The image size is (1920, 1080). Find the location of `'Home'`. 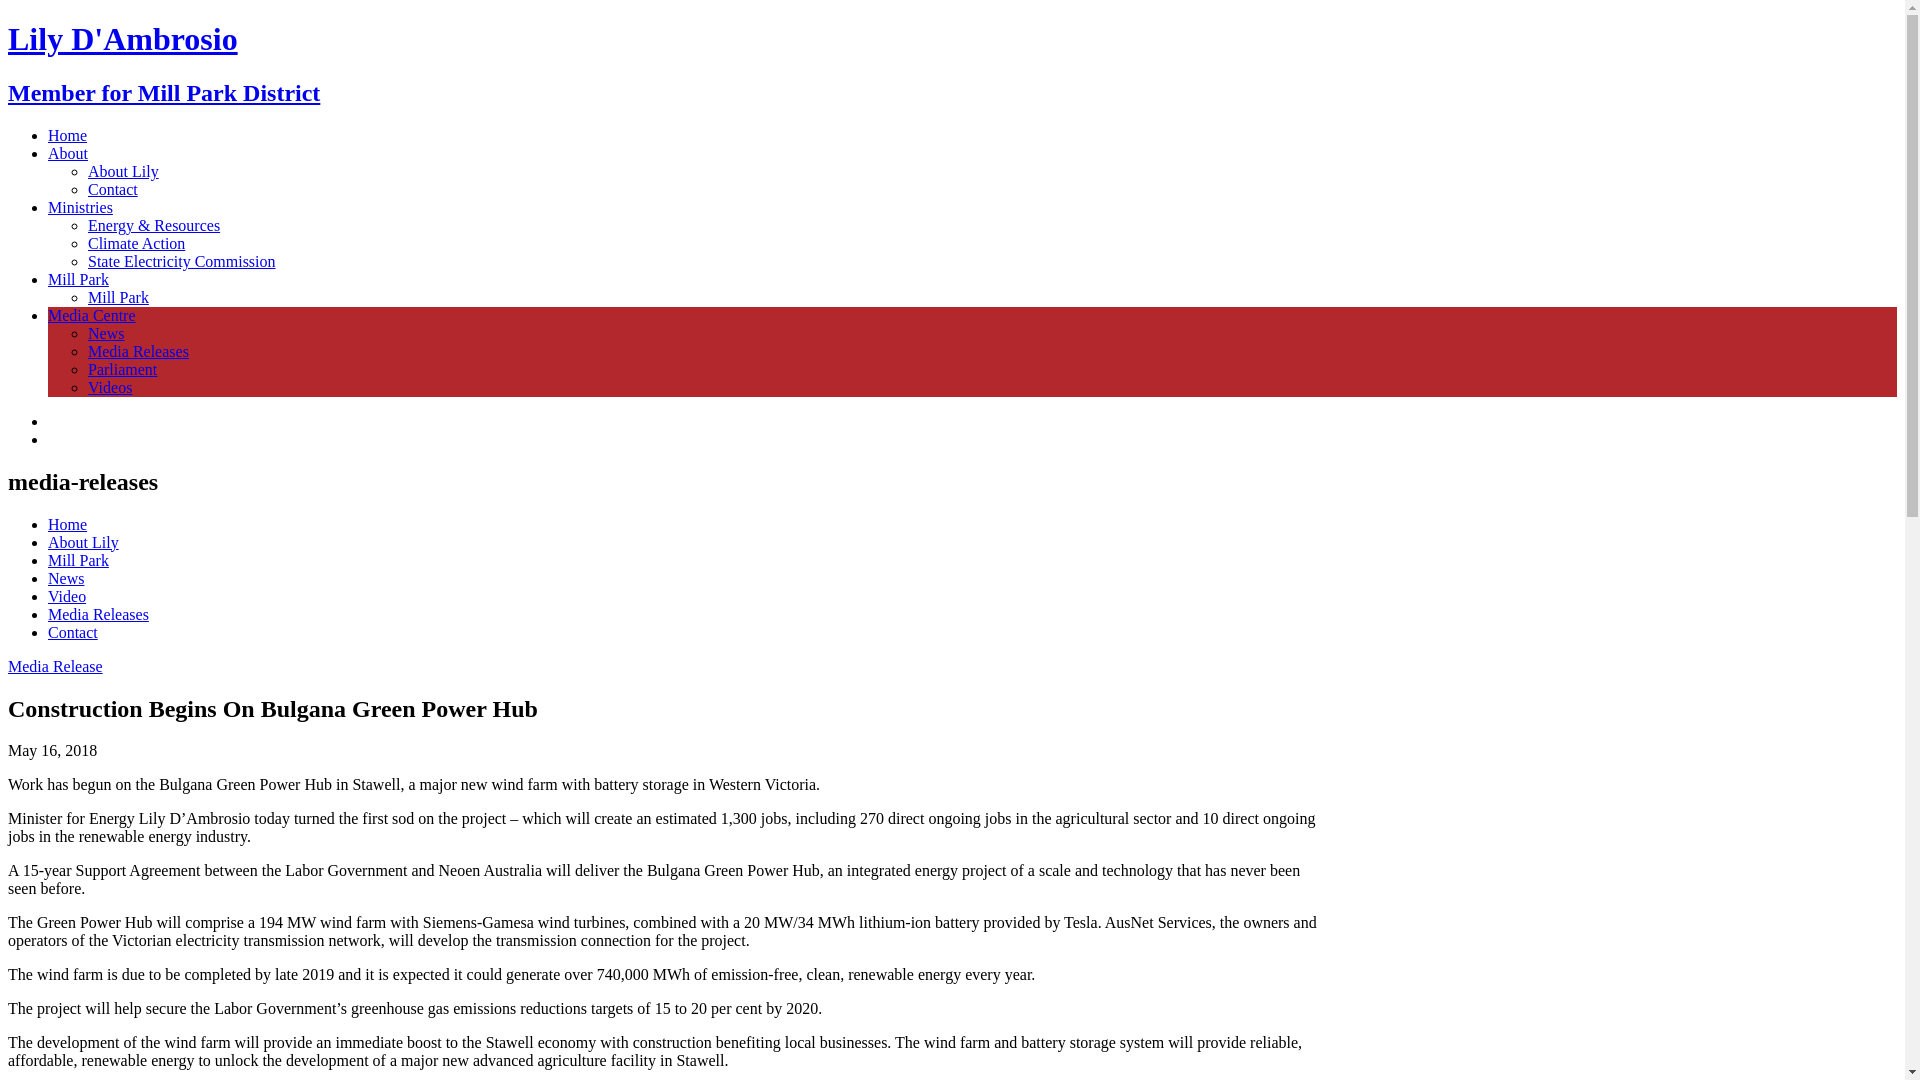

'Home' is located at coordinates (67, 523).